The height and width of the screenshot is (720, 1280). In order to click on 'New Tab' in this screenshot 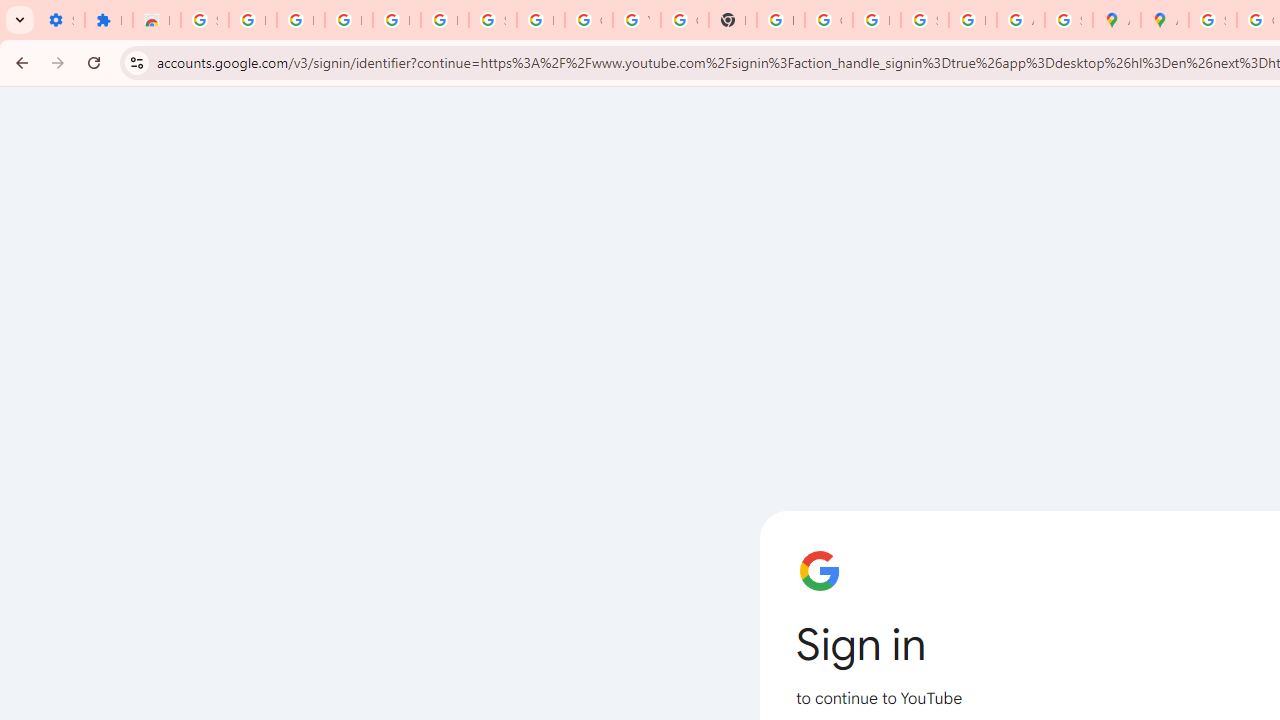, I will do `click(731, 20)`.